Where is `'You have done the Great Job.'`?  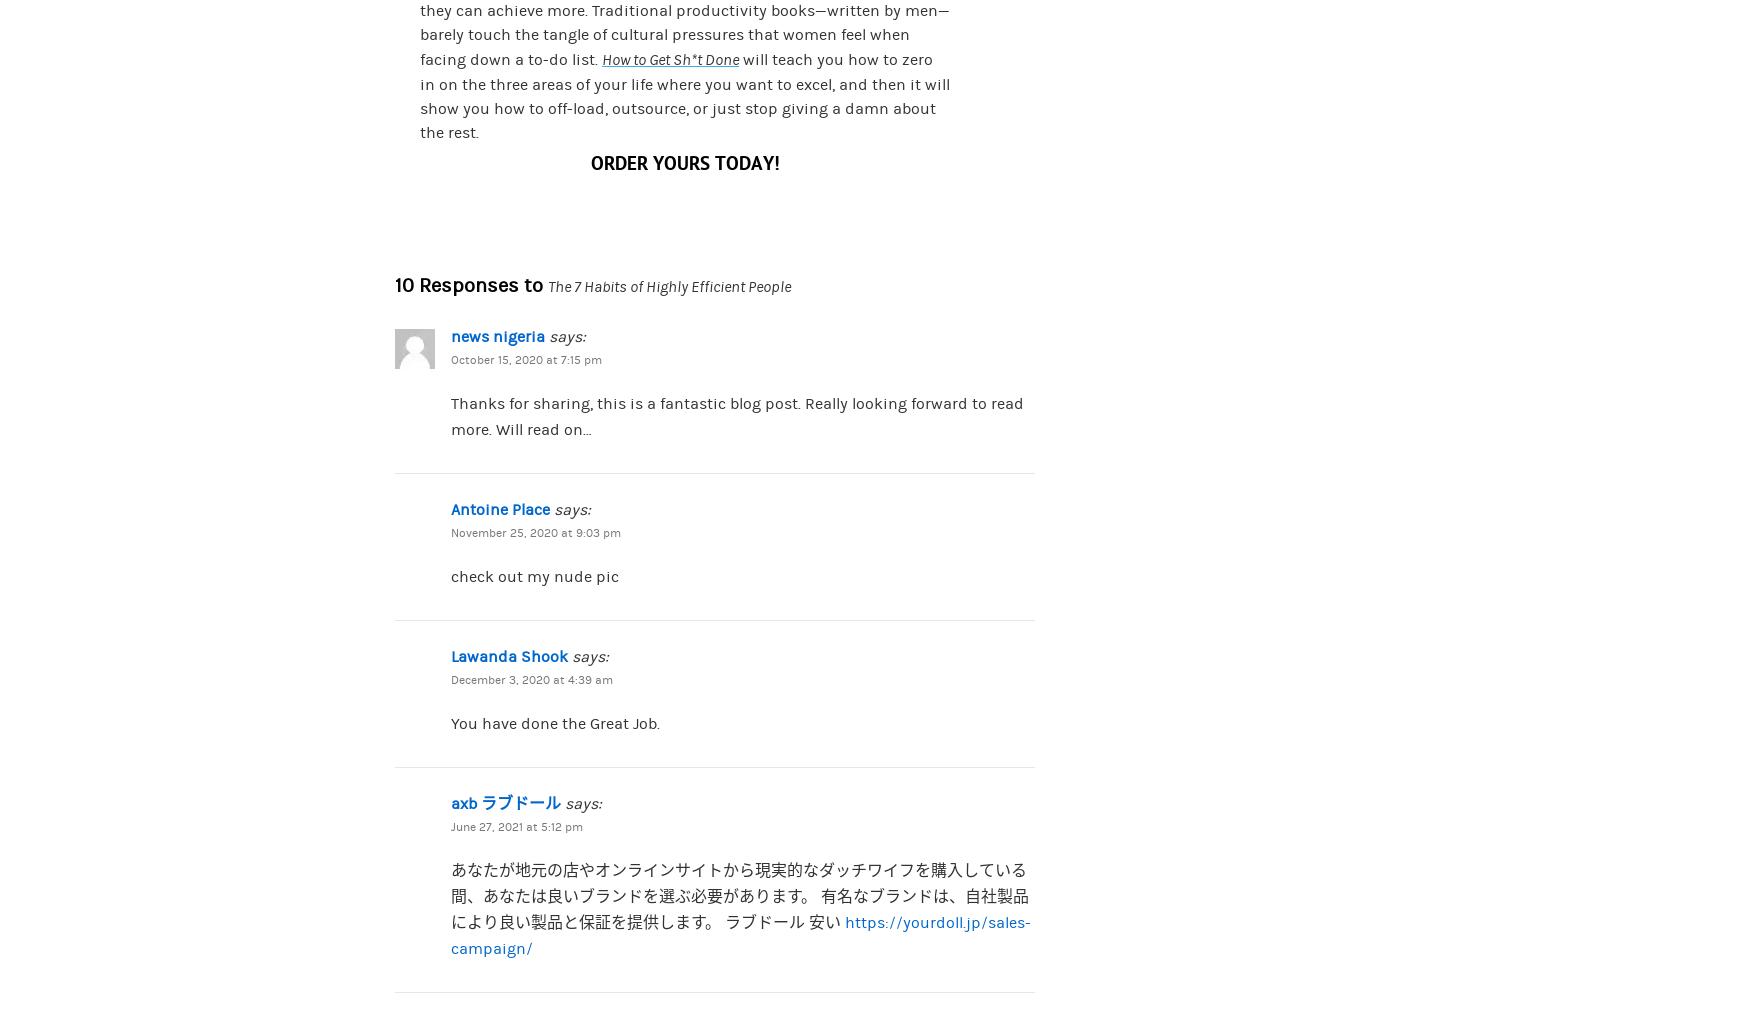
'You have done the Great Job.' is located at coordinates (554, 722).